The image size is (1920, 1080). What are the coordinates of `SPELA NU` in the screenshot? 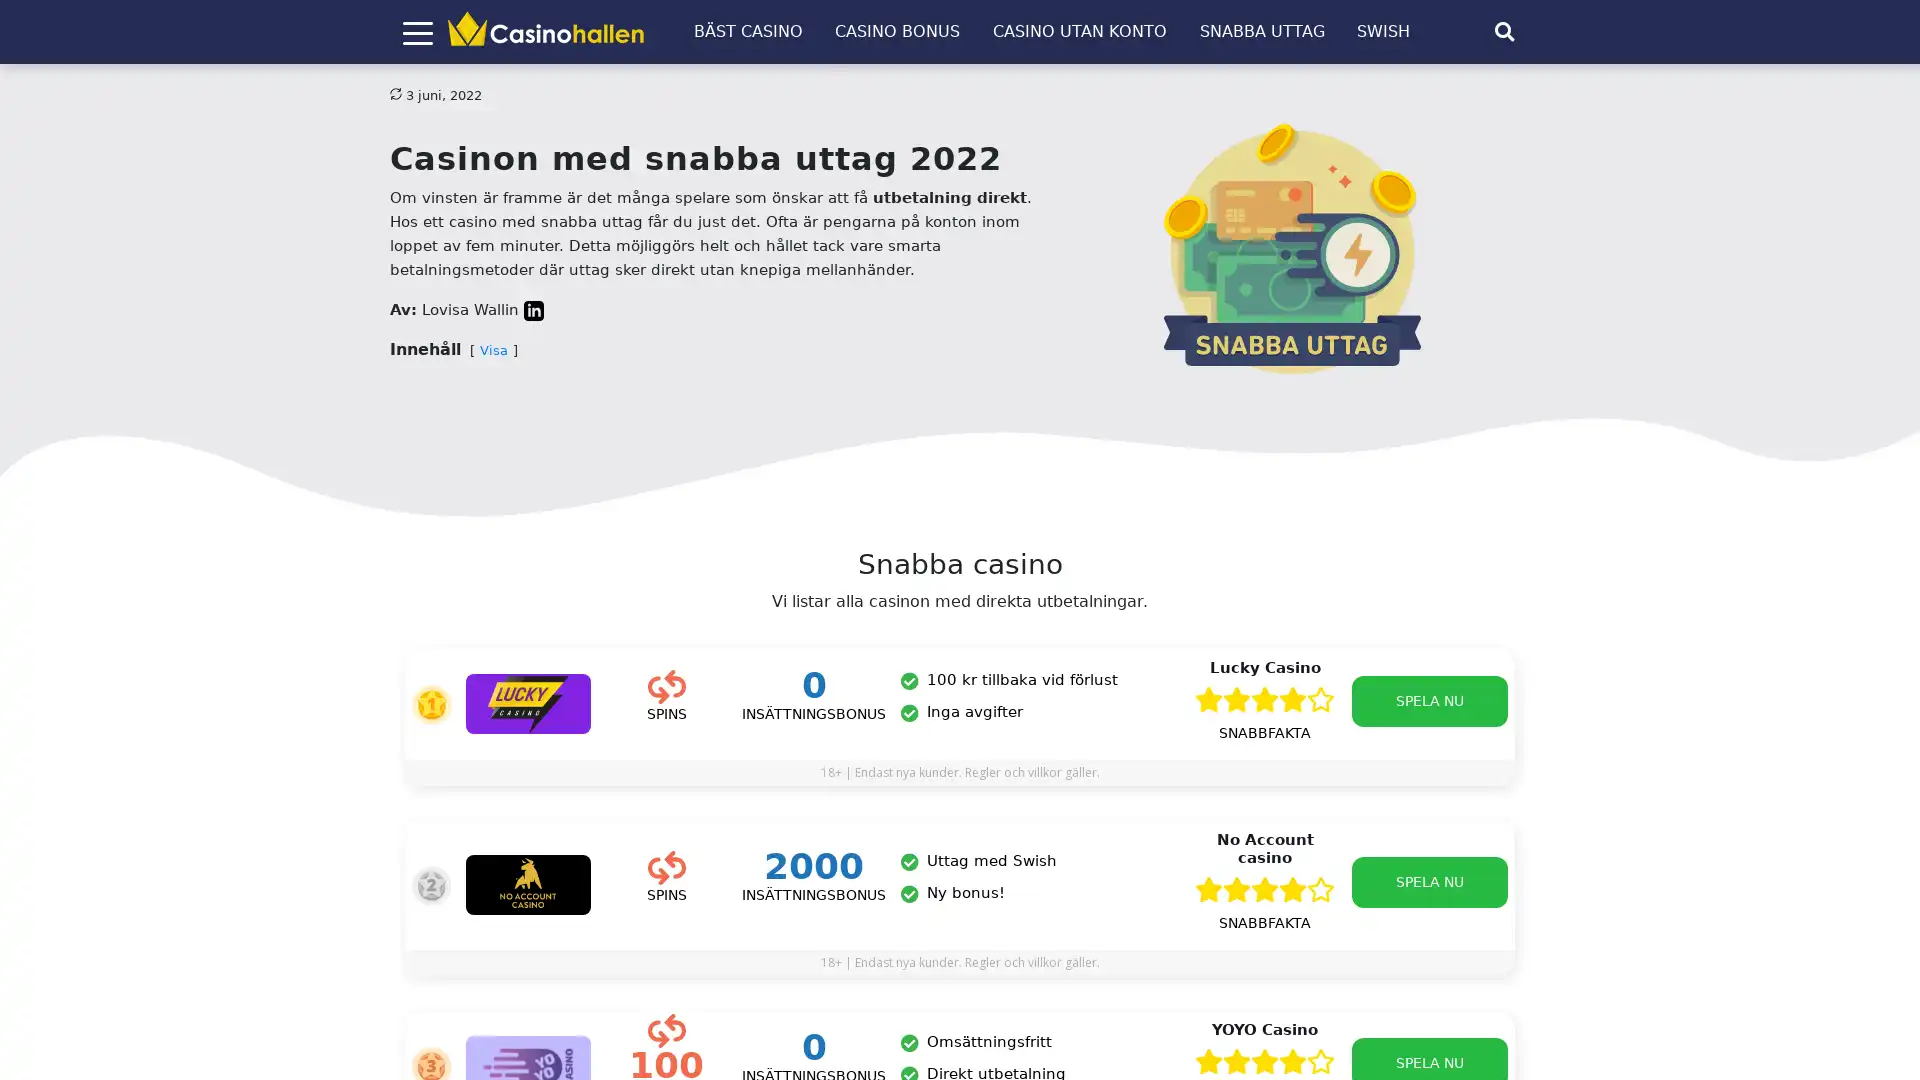 It's located at (1421, 967).